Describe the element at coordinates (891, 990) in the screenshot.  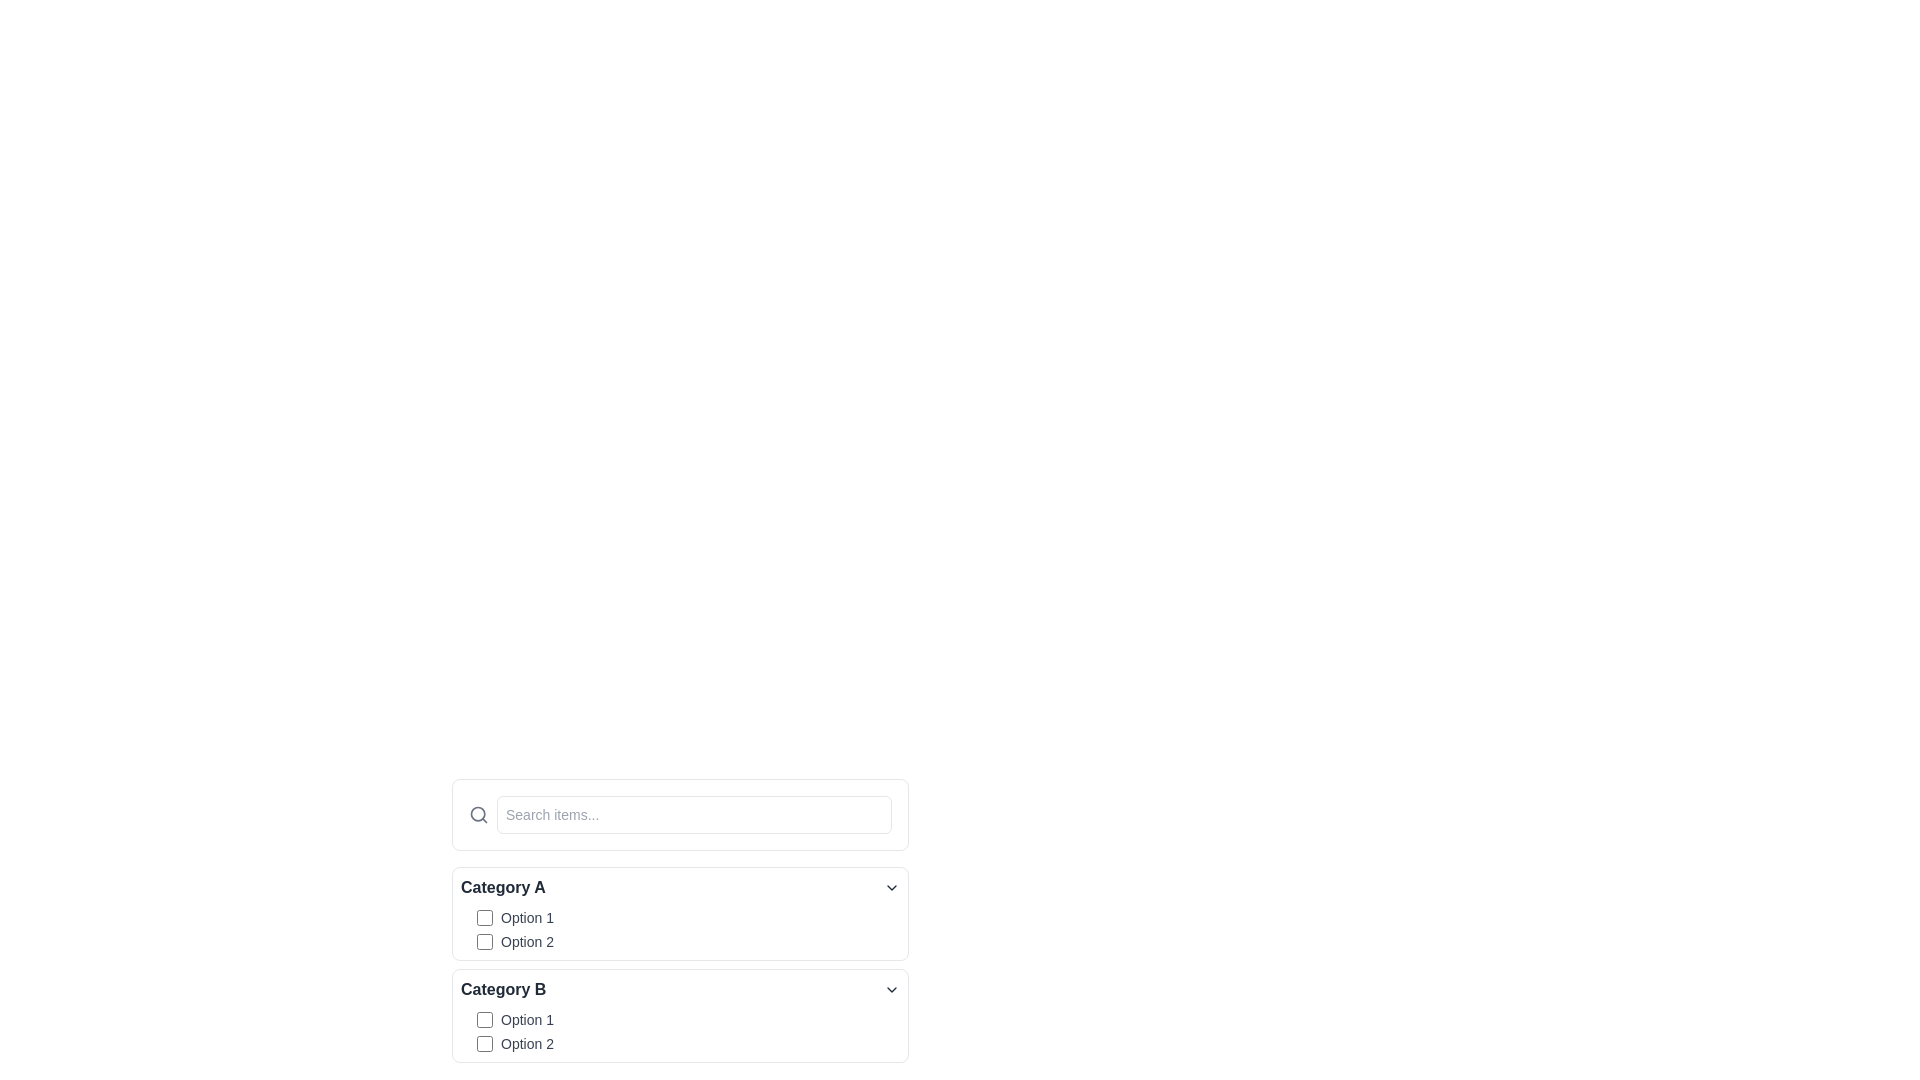
I see `the chevron icon located at the top-right corner of the 'Category B' header` at that location.